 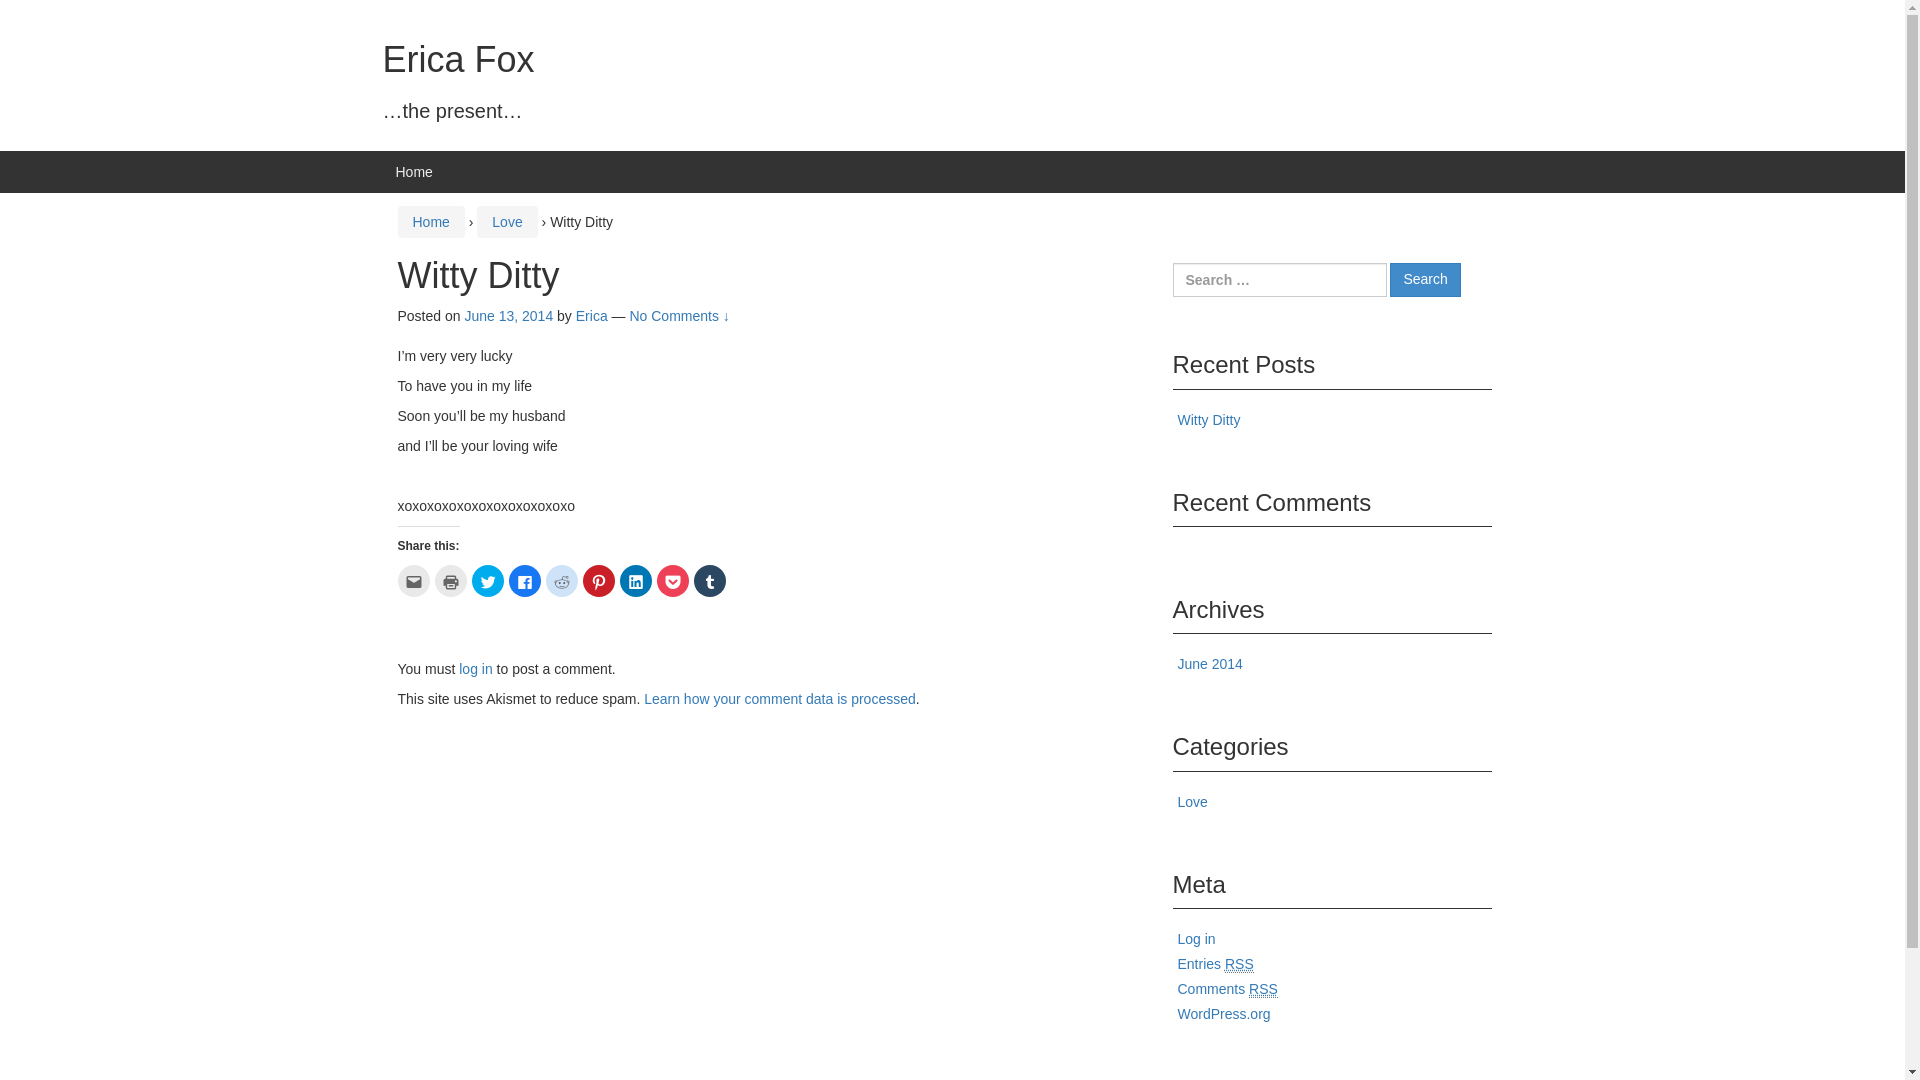 What do you see at coordinates (1177, 963) in the screenshot?
I see `'Entries RSS'` at bounding box center [1177, 963].